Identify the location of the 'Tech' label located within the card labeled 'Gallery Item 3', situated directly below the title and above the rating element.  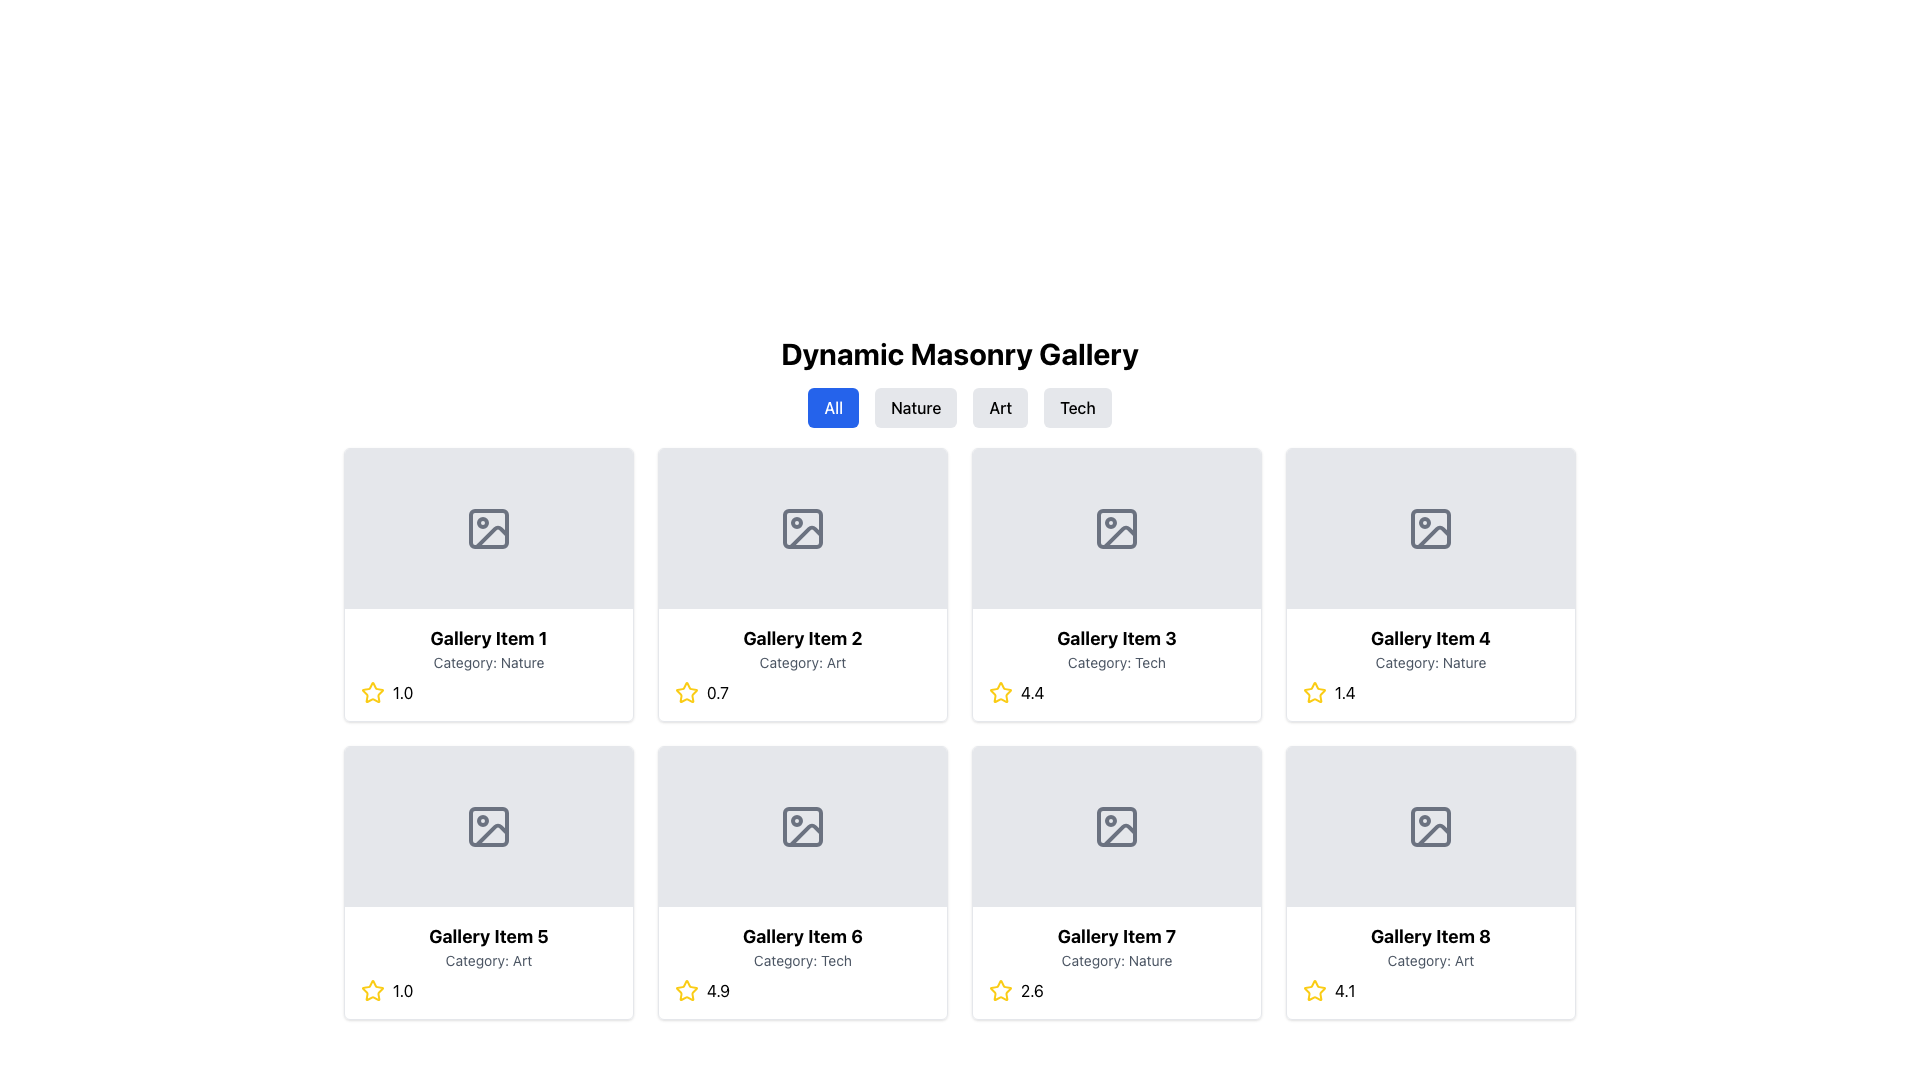
(1116, 663).